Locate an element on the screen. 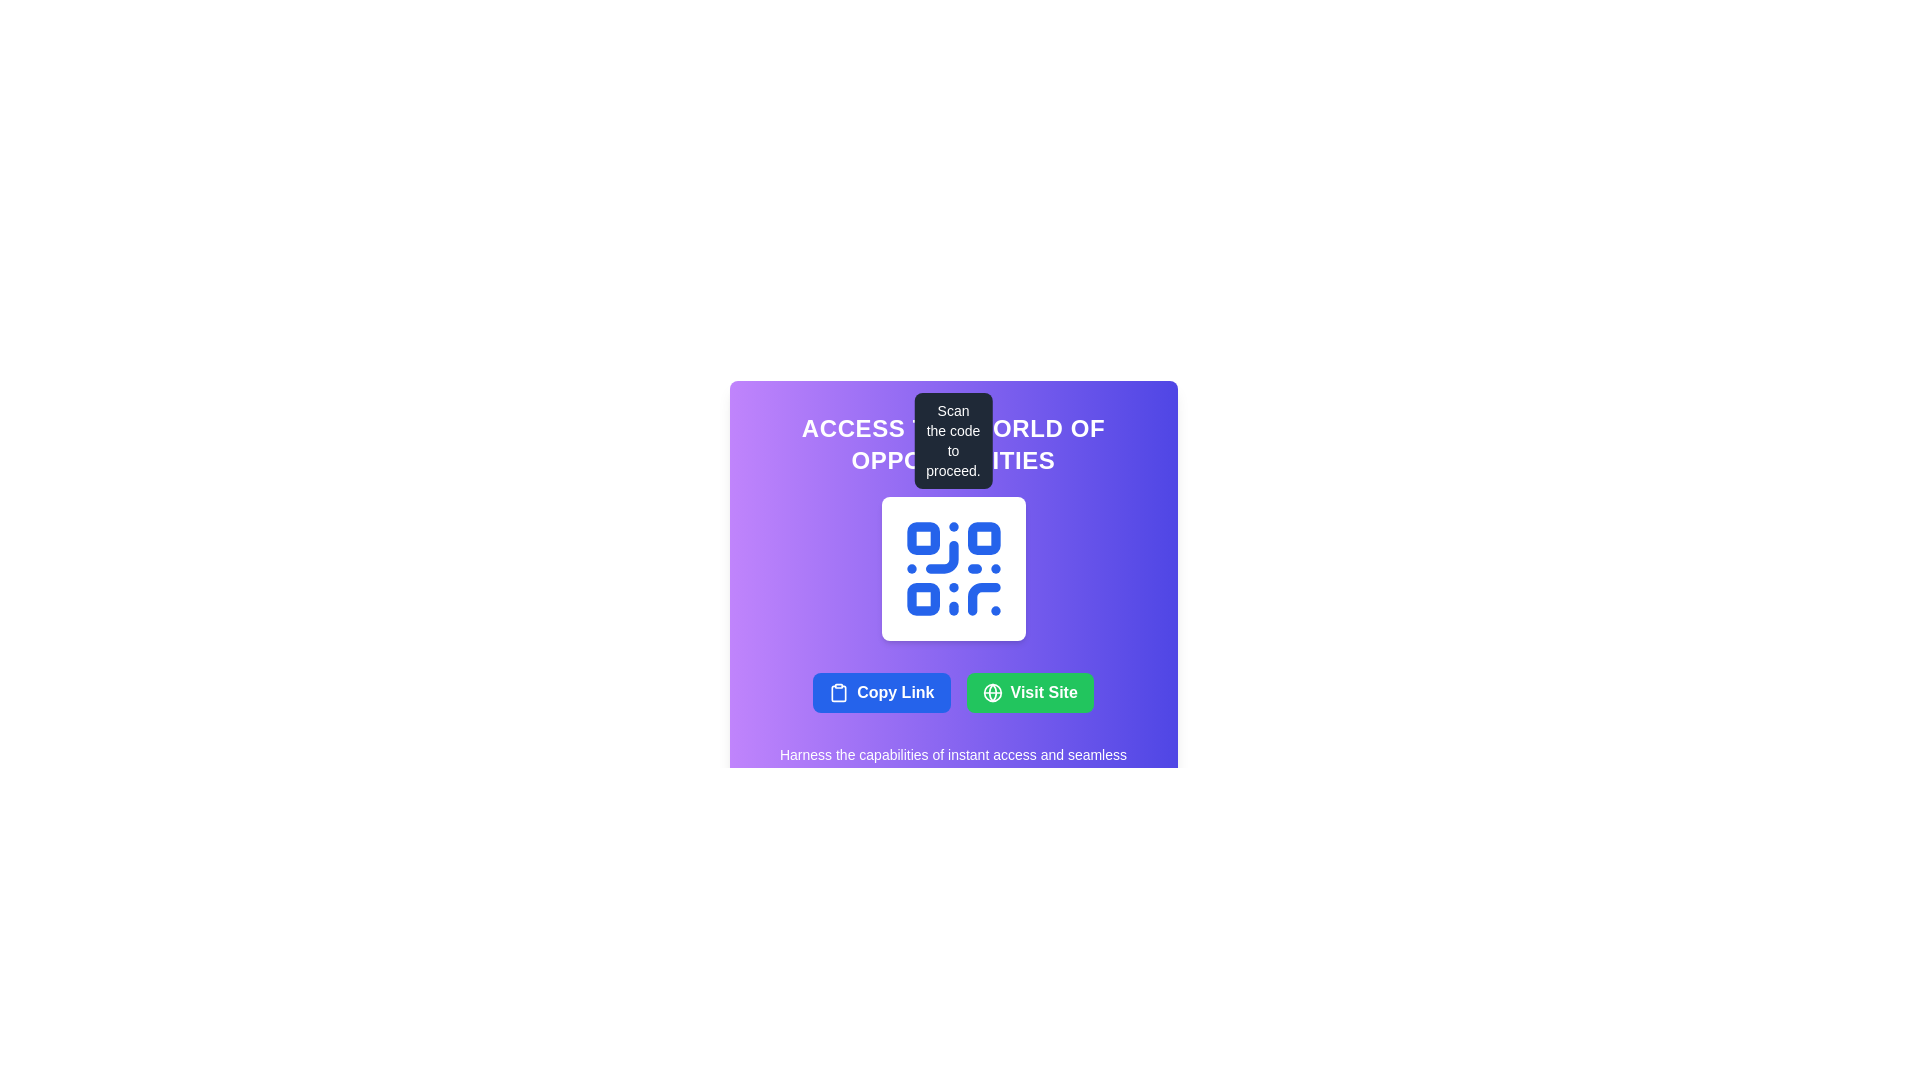  the 'Visit Site' button, which is positioned on the right side of a group of two buttons, with the left button labeled 'Copy Link' and the right button labeled 'Visit Site' is located at coordinates (952, 692).